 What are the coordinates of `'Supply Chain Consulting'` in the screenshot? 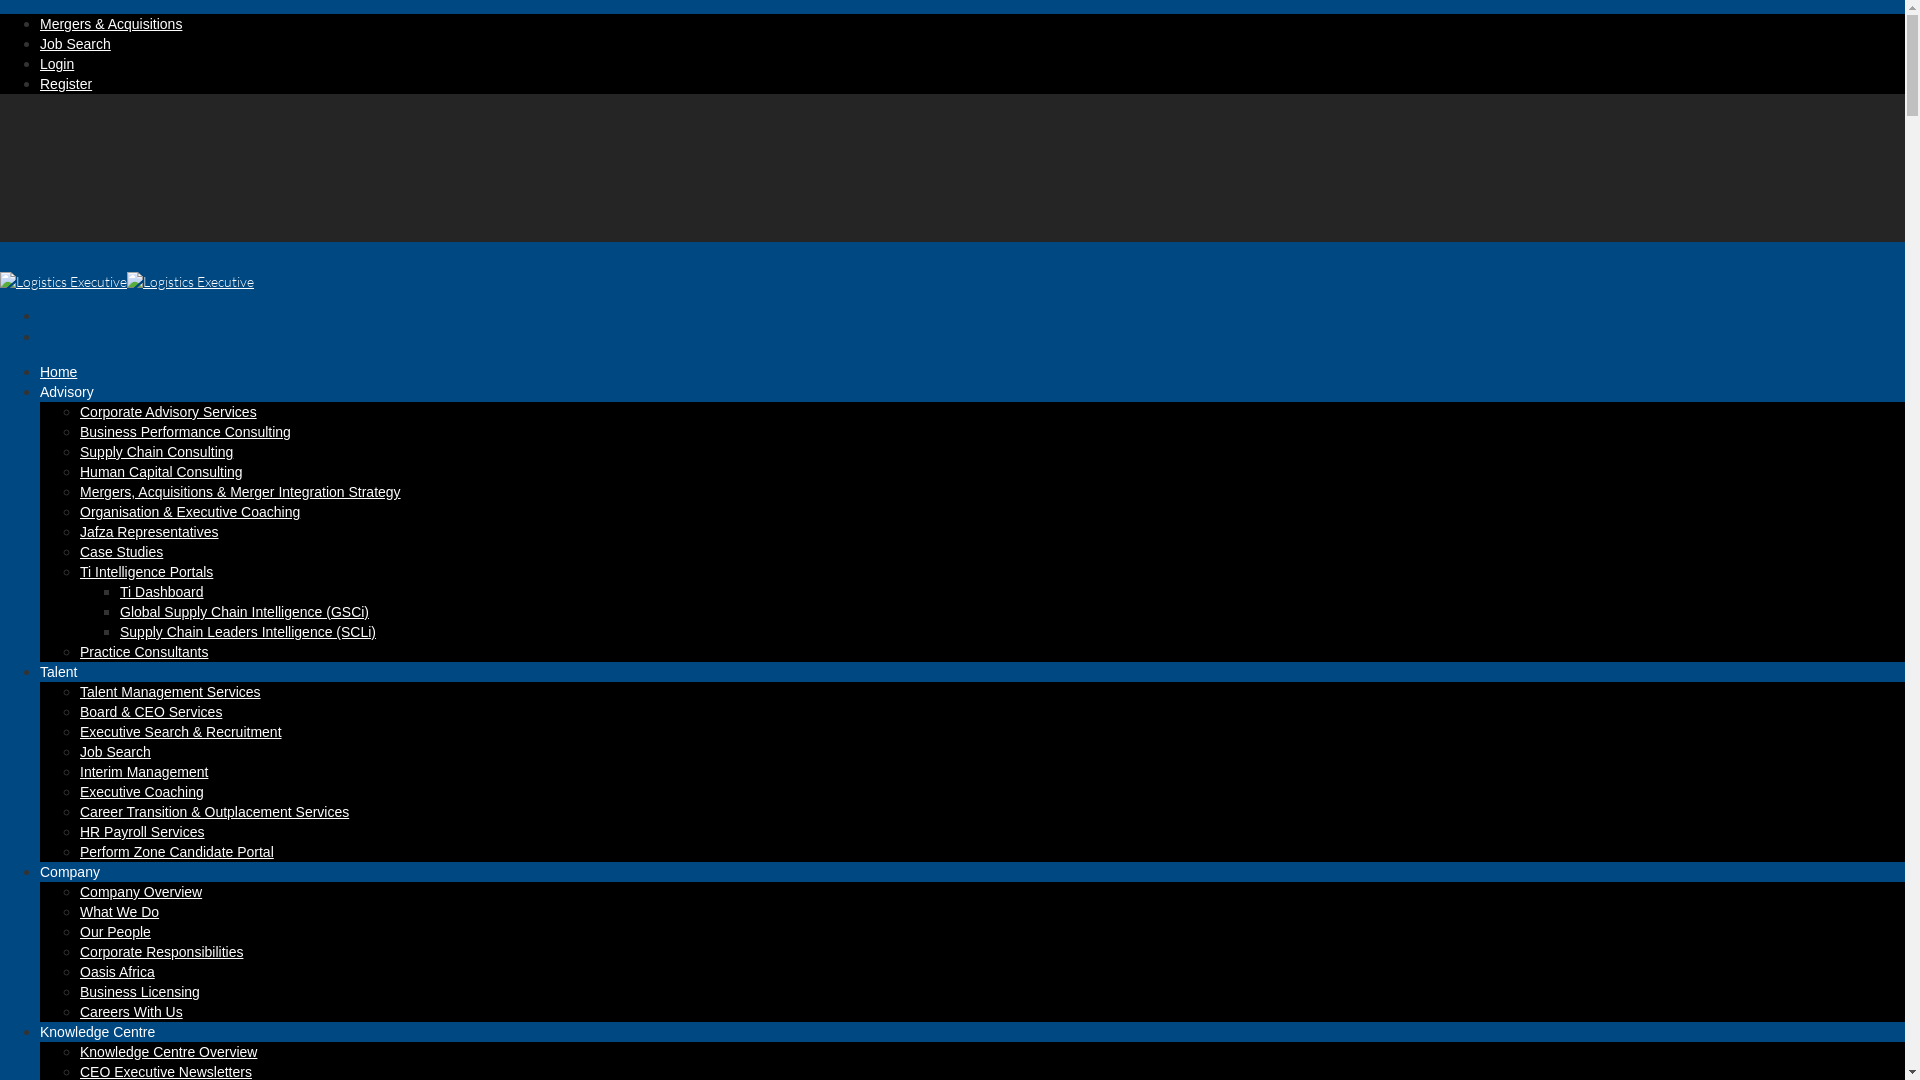 It's located at (80, 451).